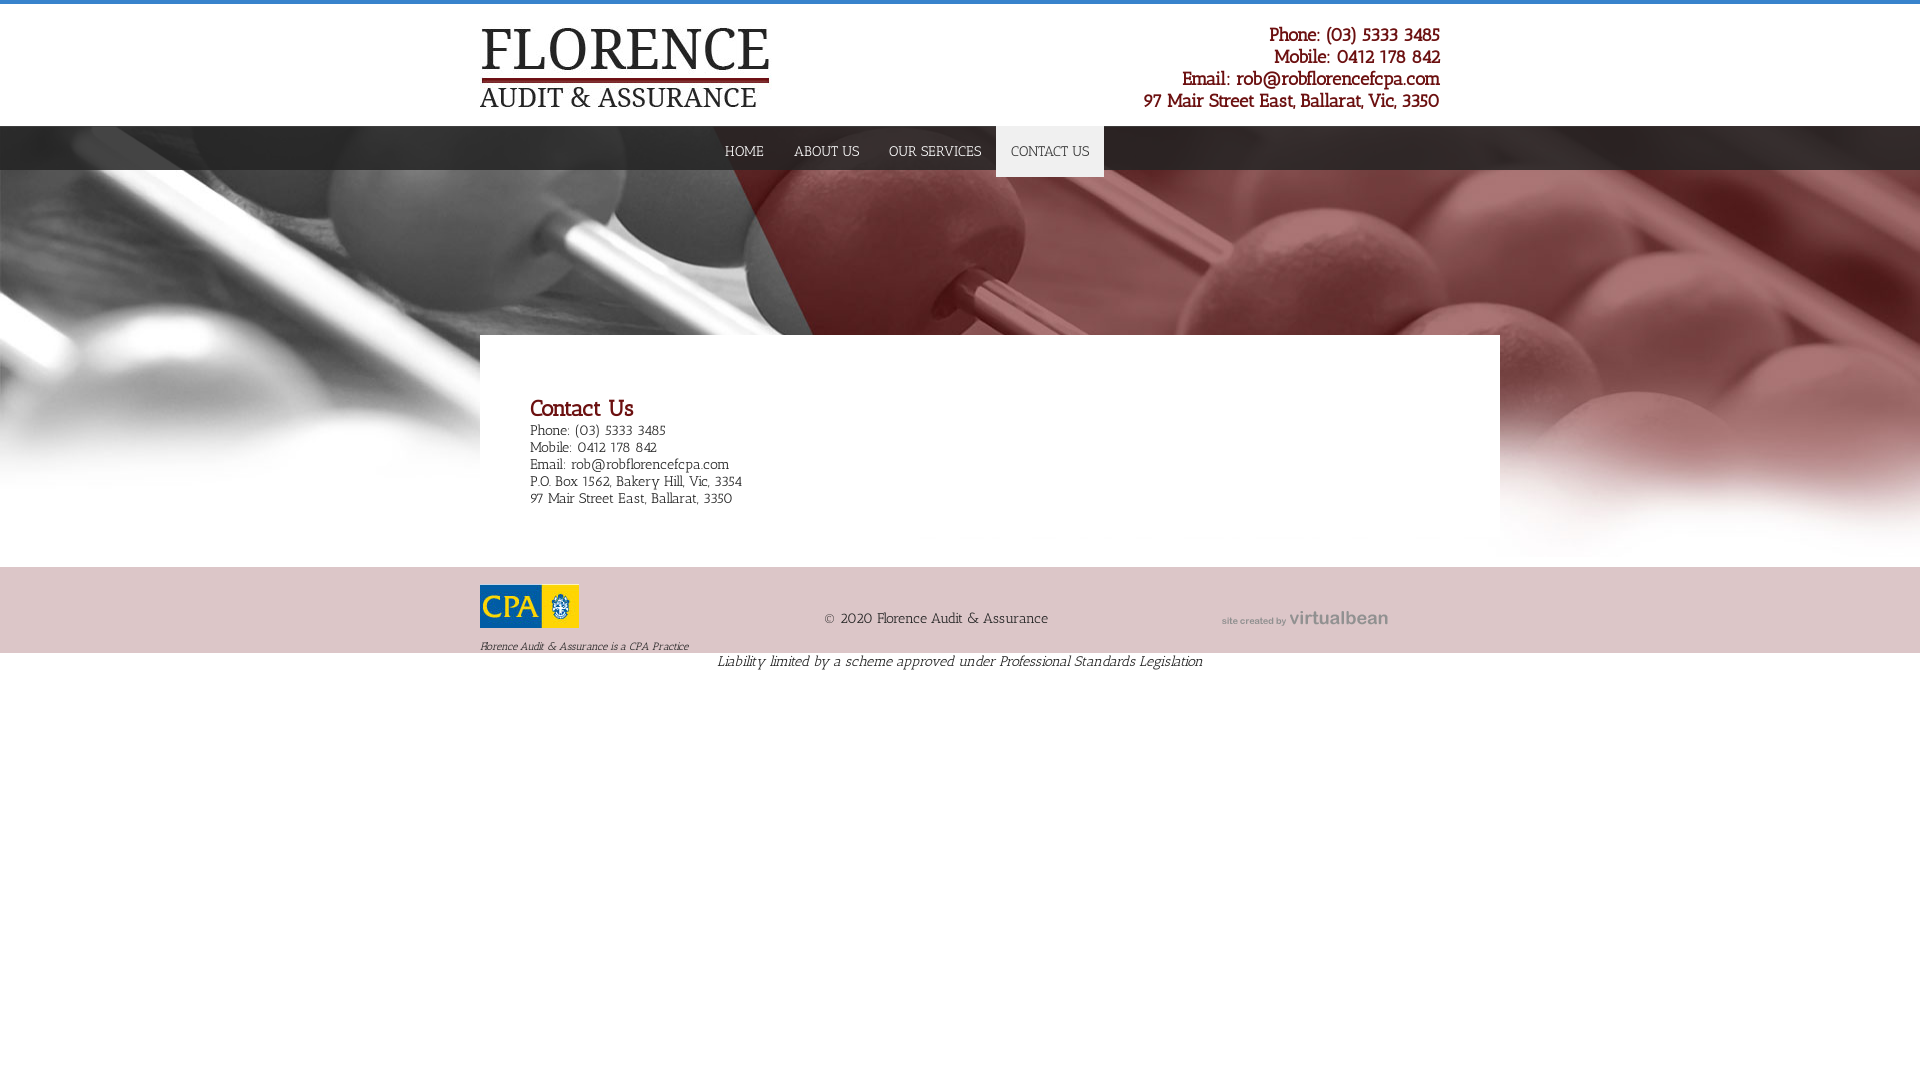 The width and height of the screenshot is (1920, 1080). What do you see at coordinates (1338, 77) in the screenshot?
I see `'rob@robflorencefcpa.com'` at bounding box center [1338, 77].